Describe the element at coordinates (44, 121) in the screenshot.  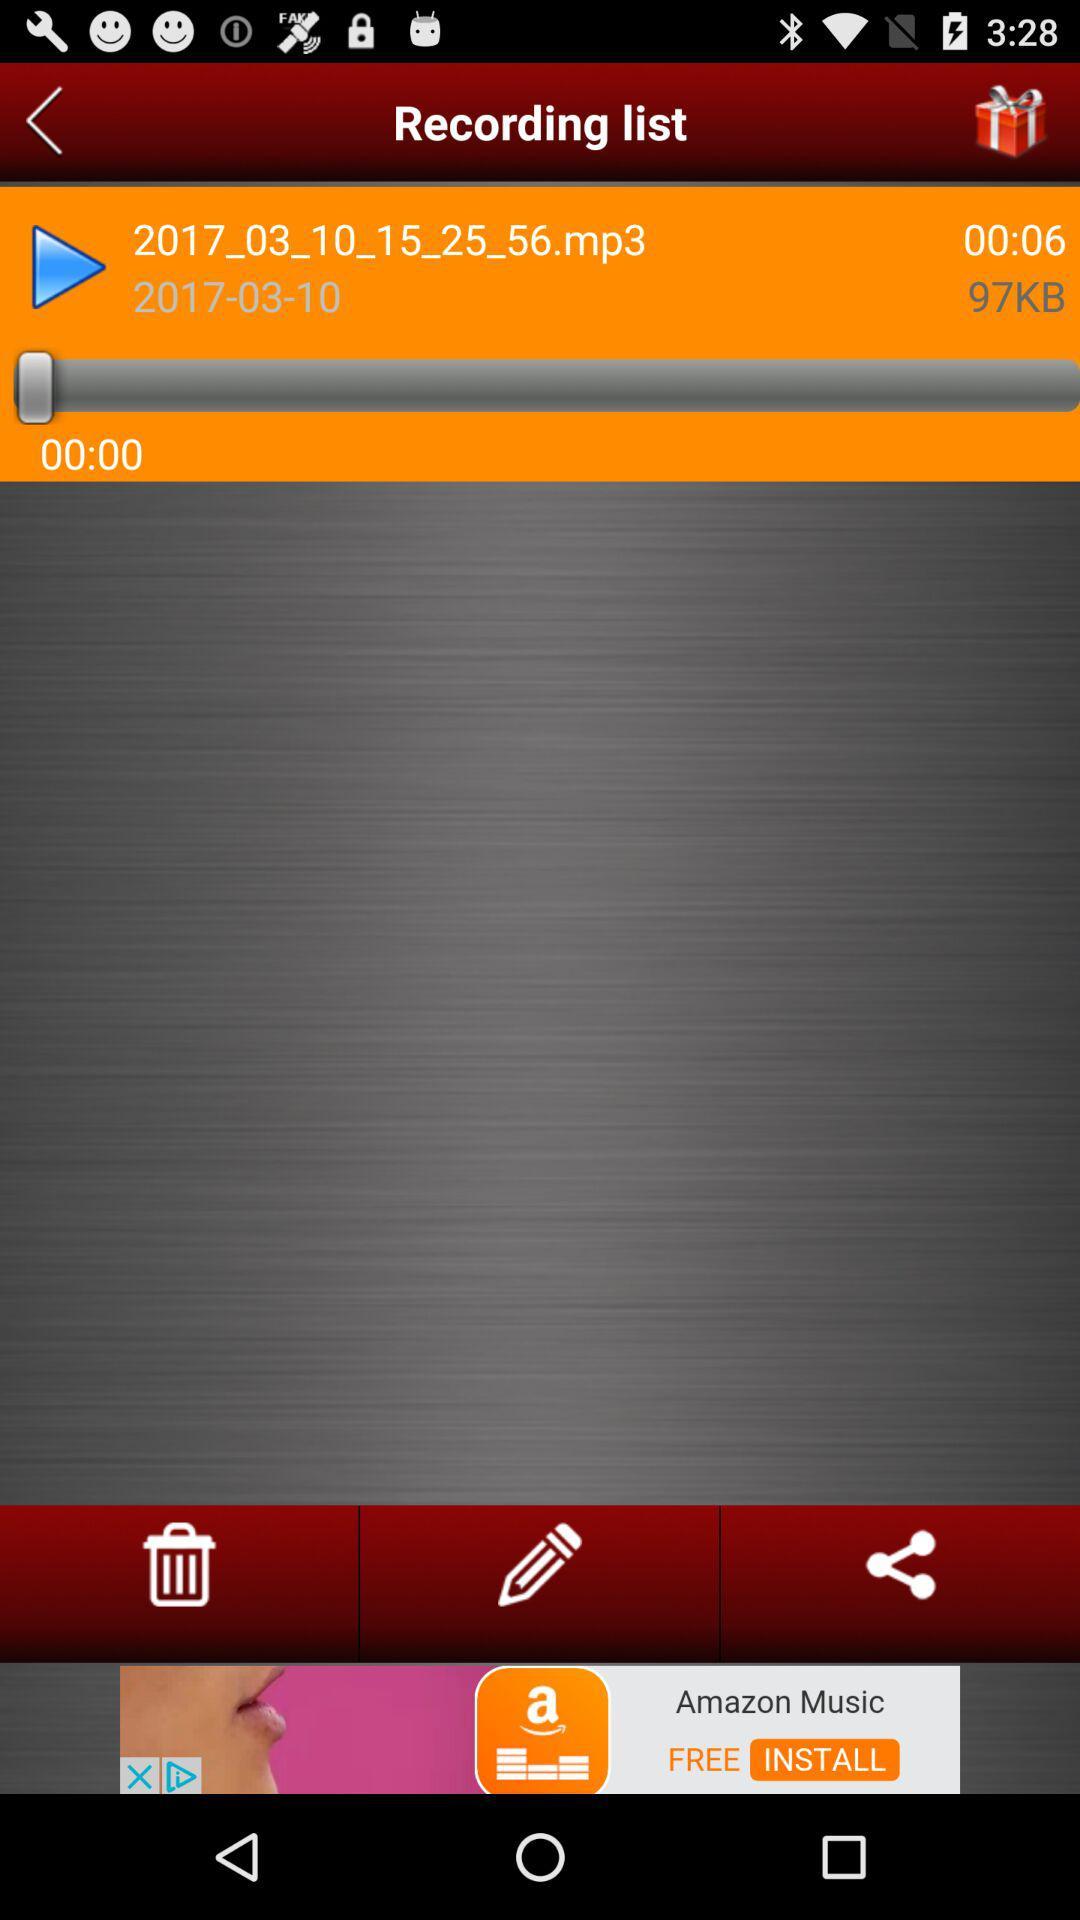
I see `next` at that location.